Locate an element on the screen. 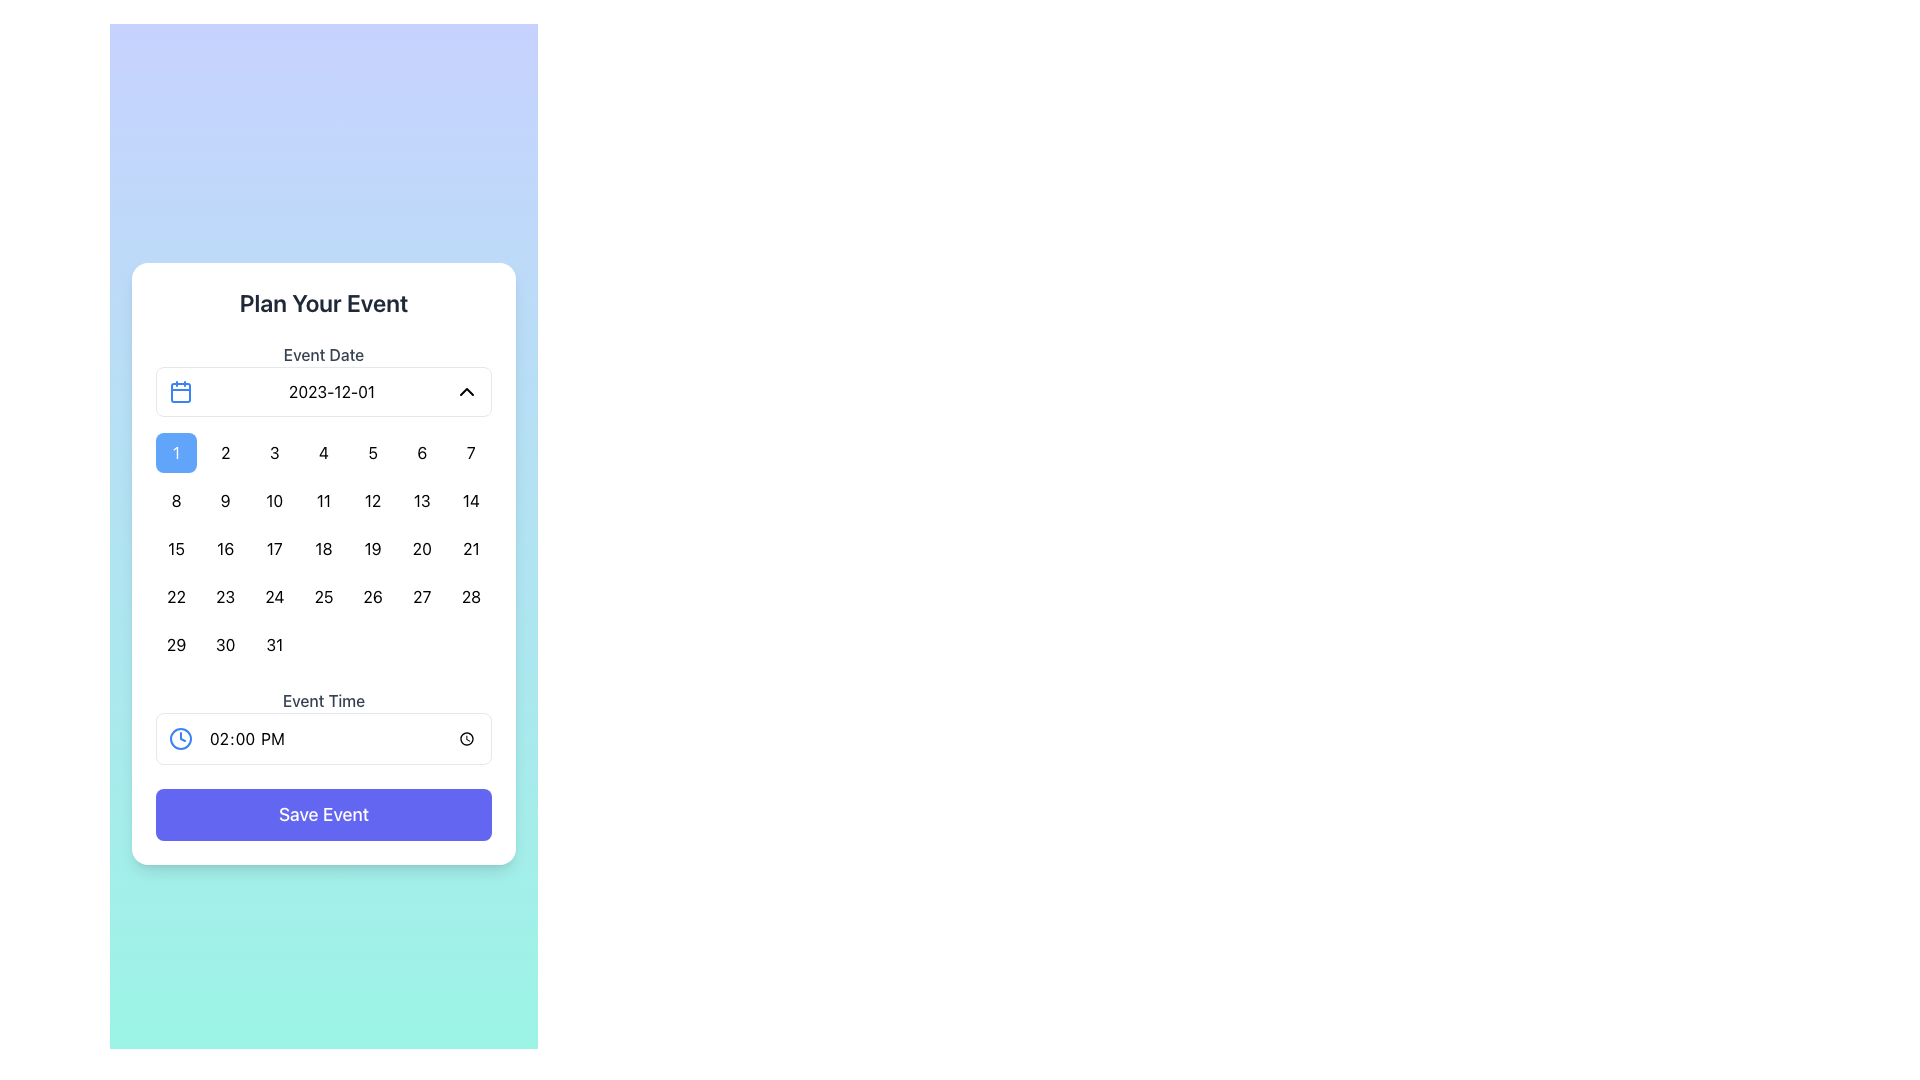 This screenshot has width=1920, height=1080. the button for selecting the day '8' in the date picker, located in the second row and first column of the calendar interface is located at coordinates (176, 500).